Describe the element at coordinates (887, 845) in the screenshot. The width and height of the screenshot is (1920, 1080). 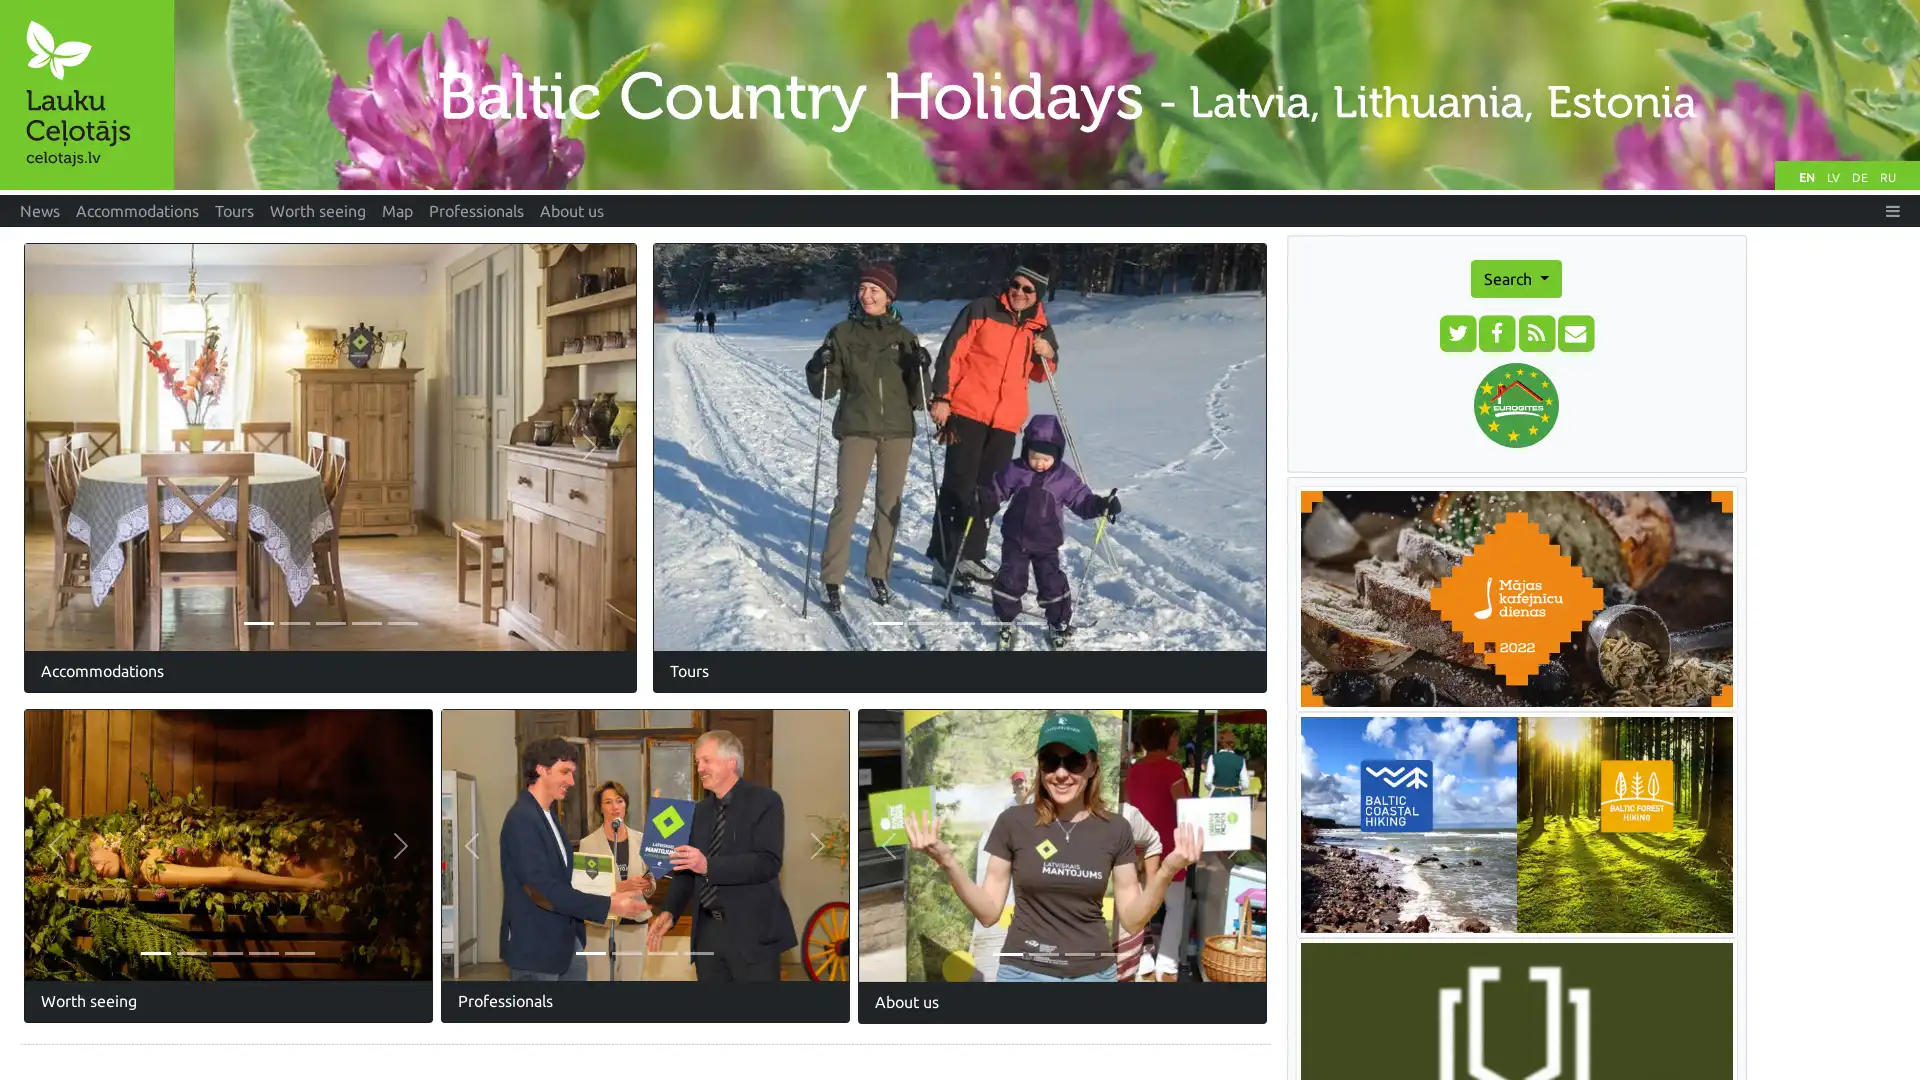
I see `Previous` at that location.